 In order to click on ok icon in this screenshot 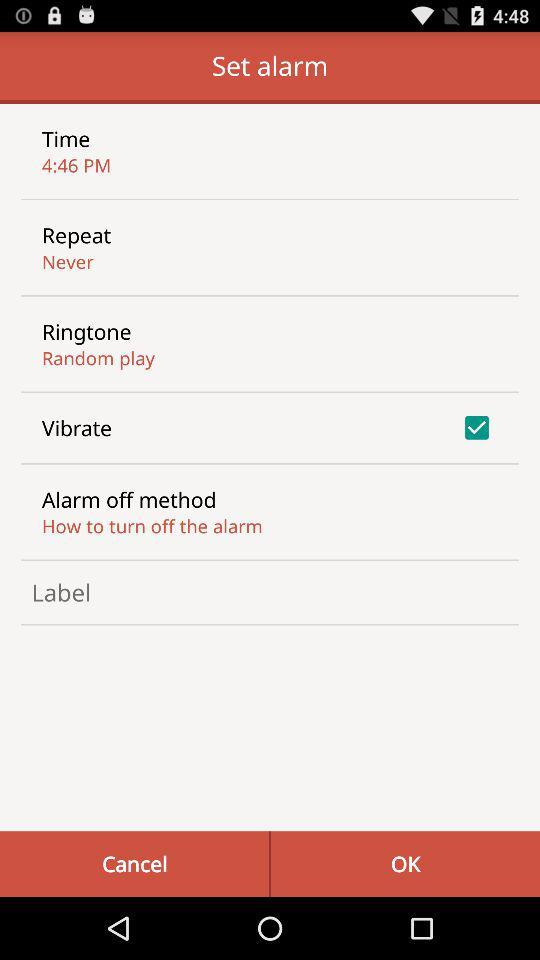, I will do `click(405, 863)`.